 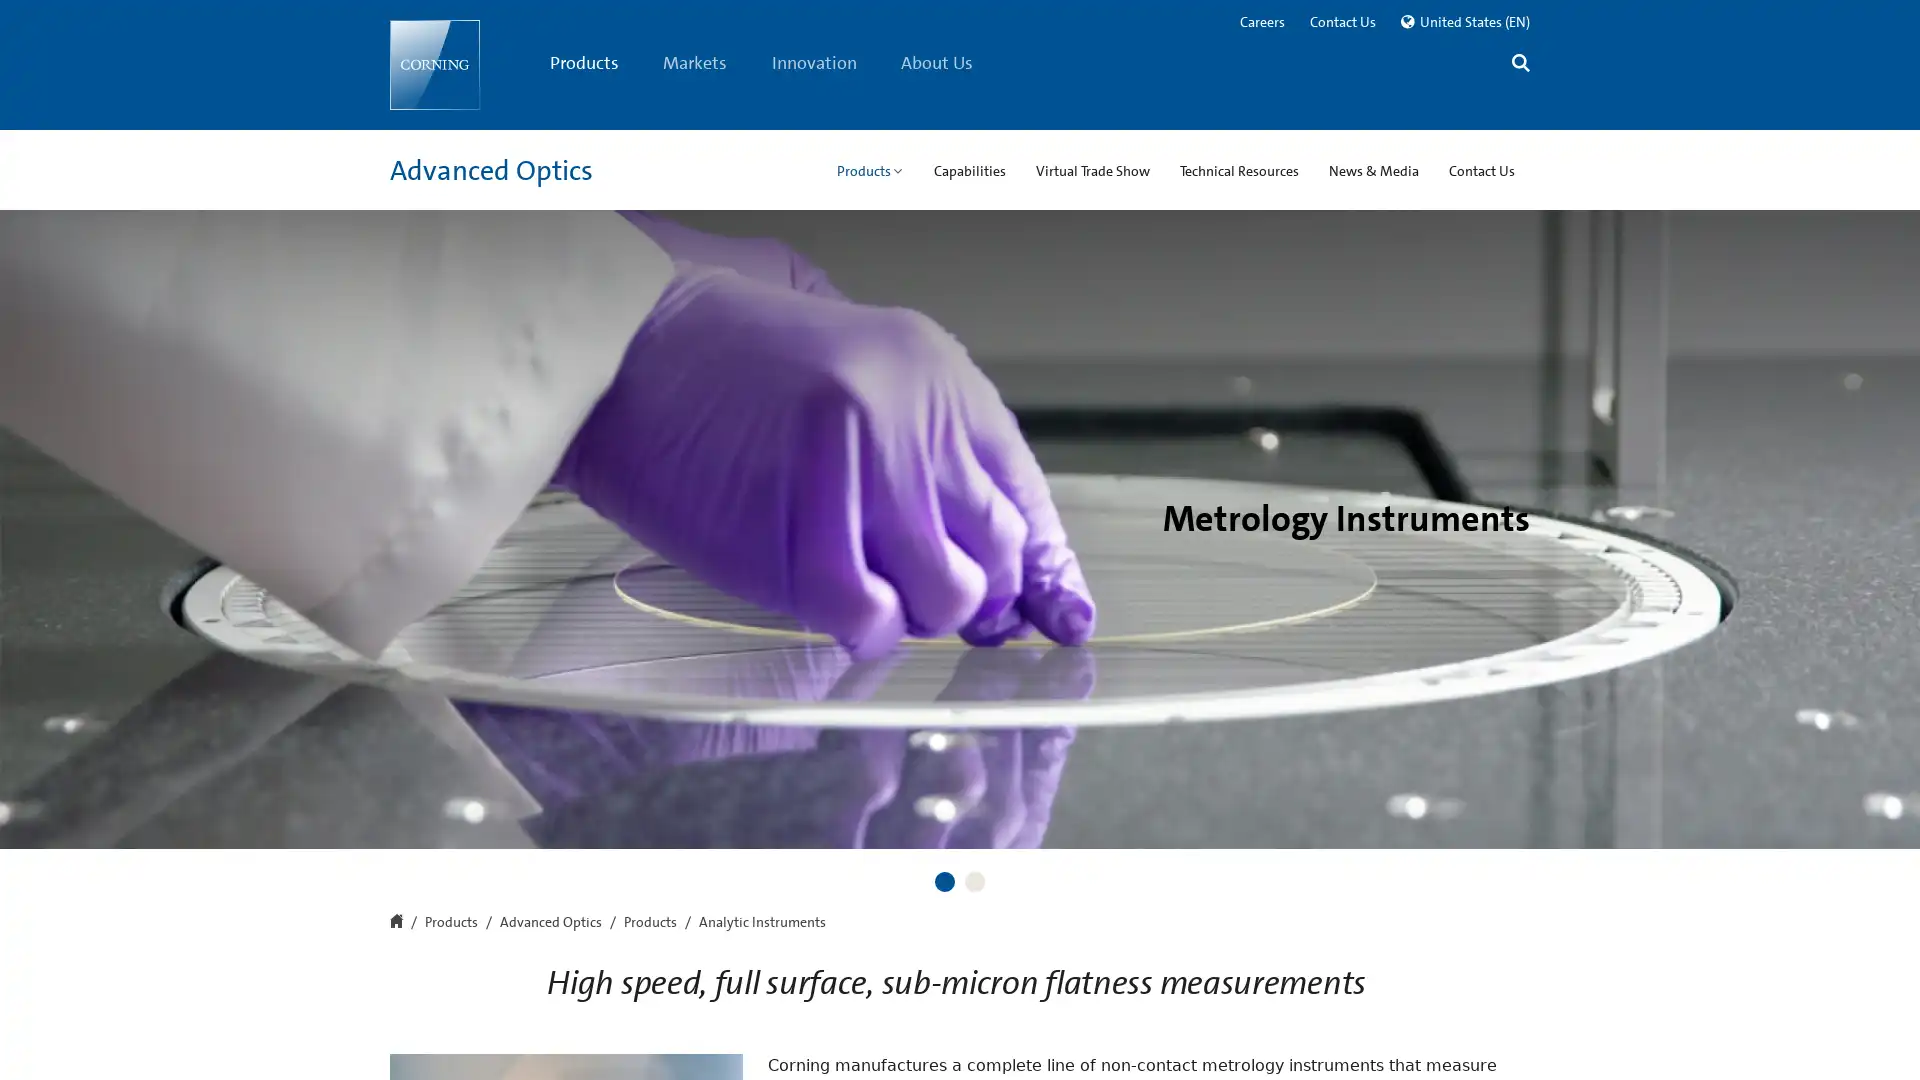 I want to click on 1, so click(x=944, y=881).